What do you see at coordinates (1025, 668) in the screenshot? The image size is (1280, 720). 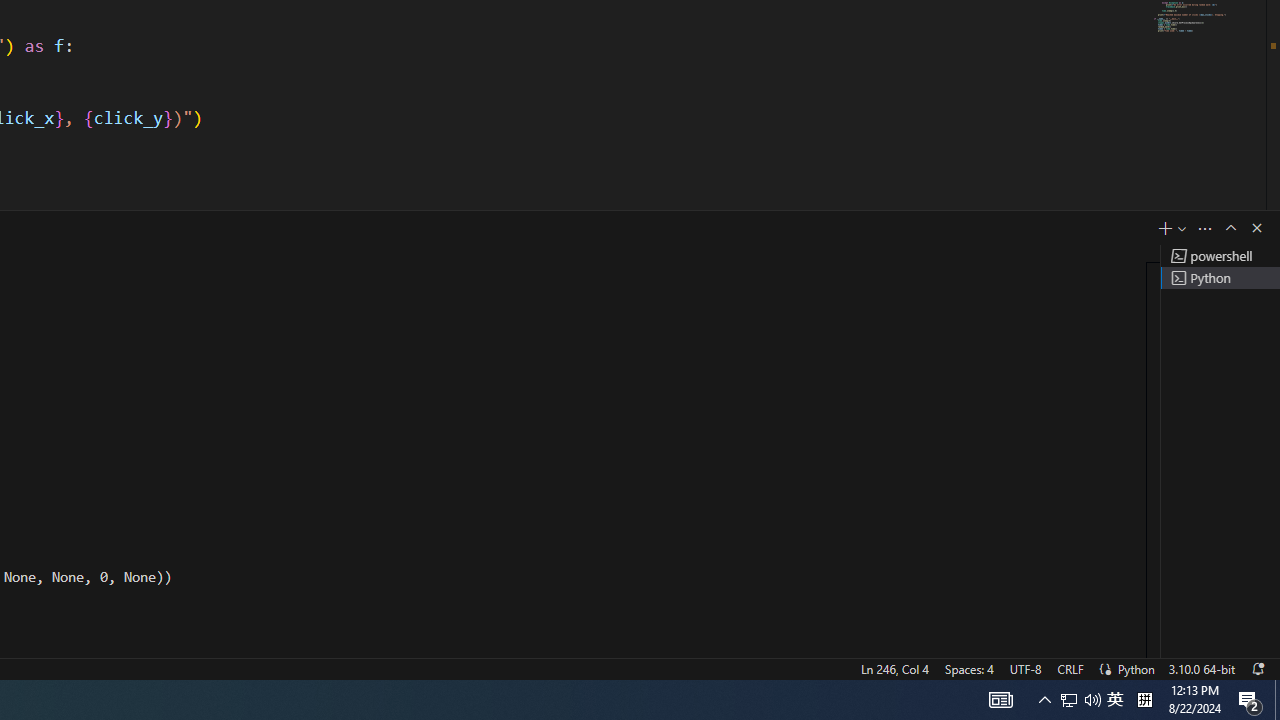 I see `'UTF-8'` at bounding box center [1025, 668].